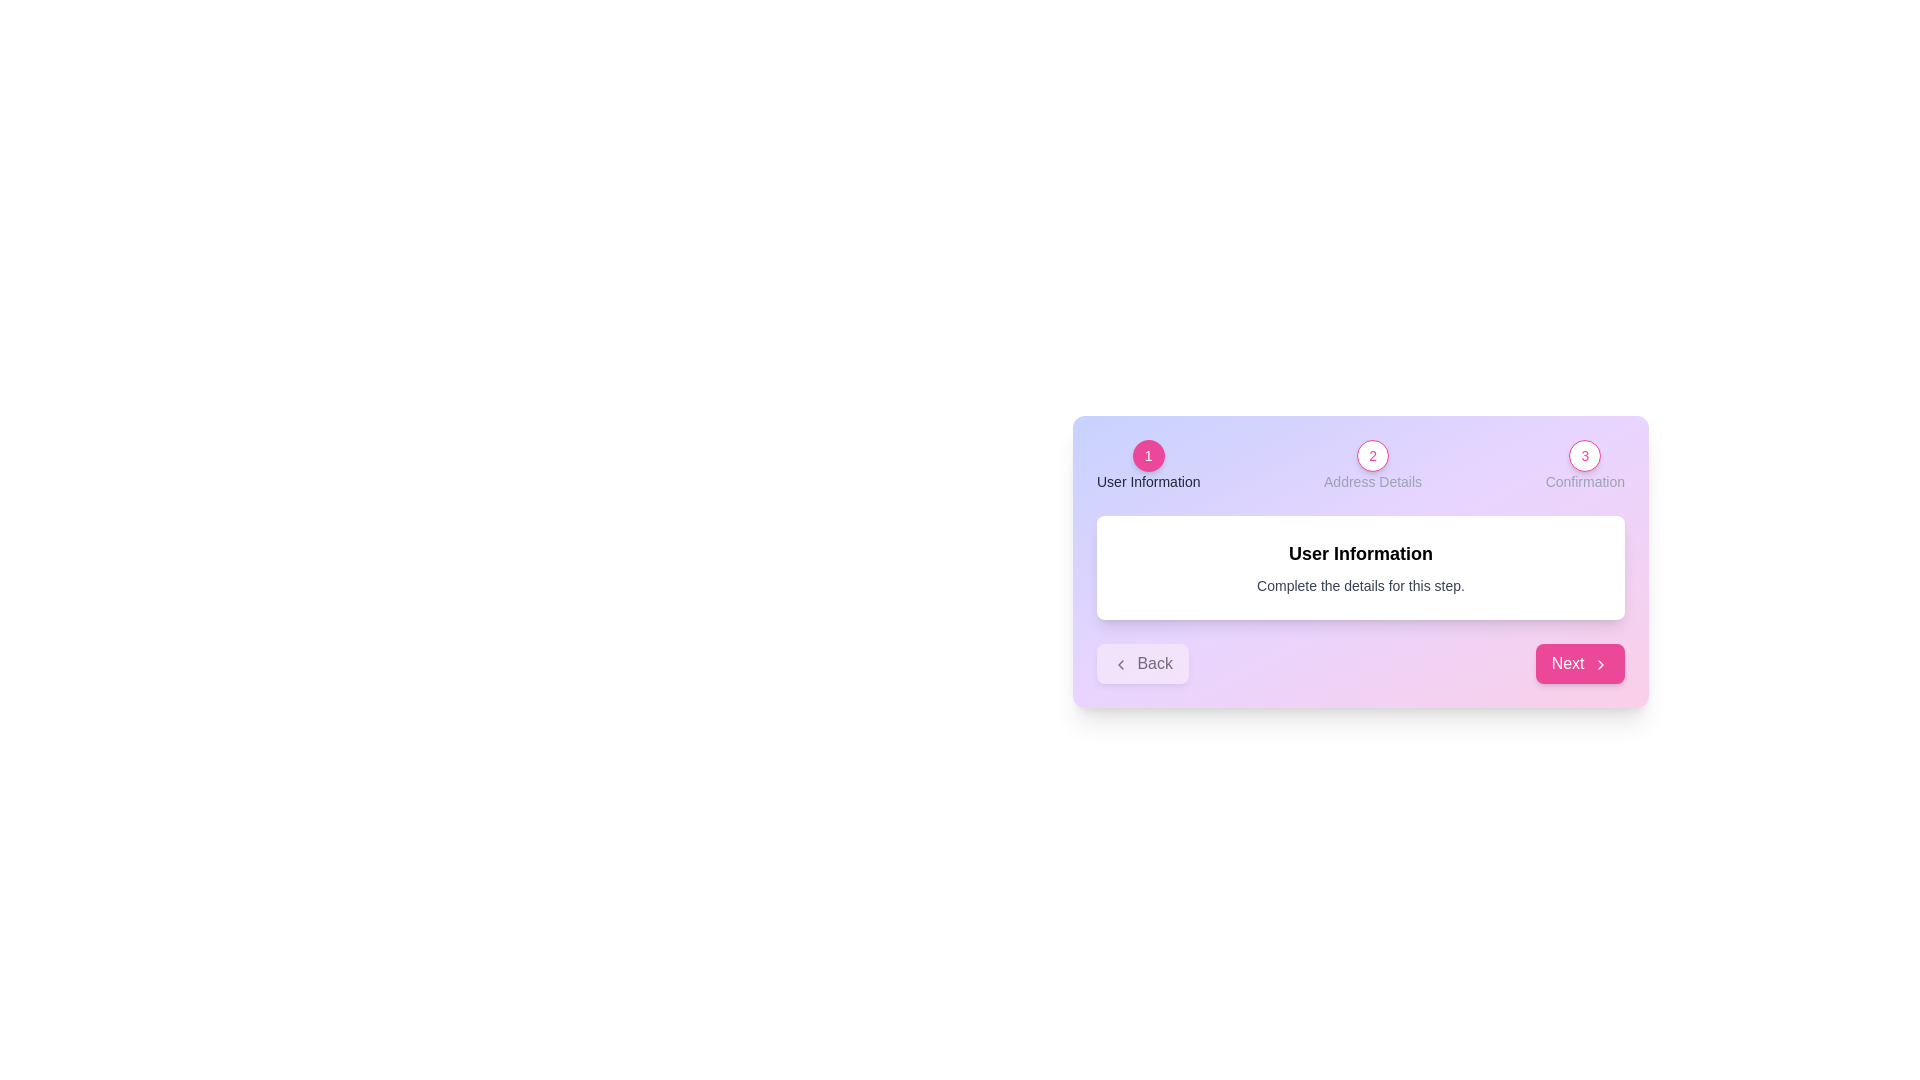  Describe the element at coordinates (1148, 455) in the screenshot. I see `the step indicator labeled User Information to navigate to its details` at that location.